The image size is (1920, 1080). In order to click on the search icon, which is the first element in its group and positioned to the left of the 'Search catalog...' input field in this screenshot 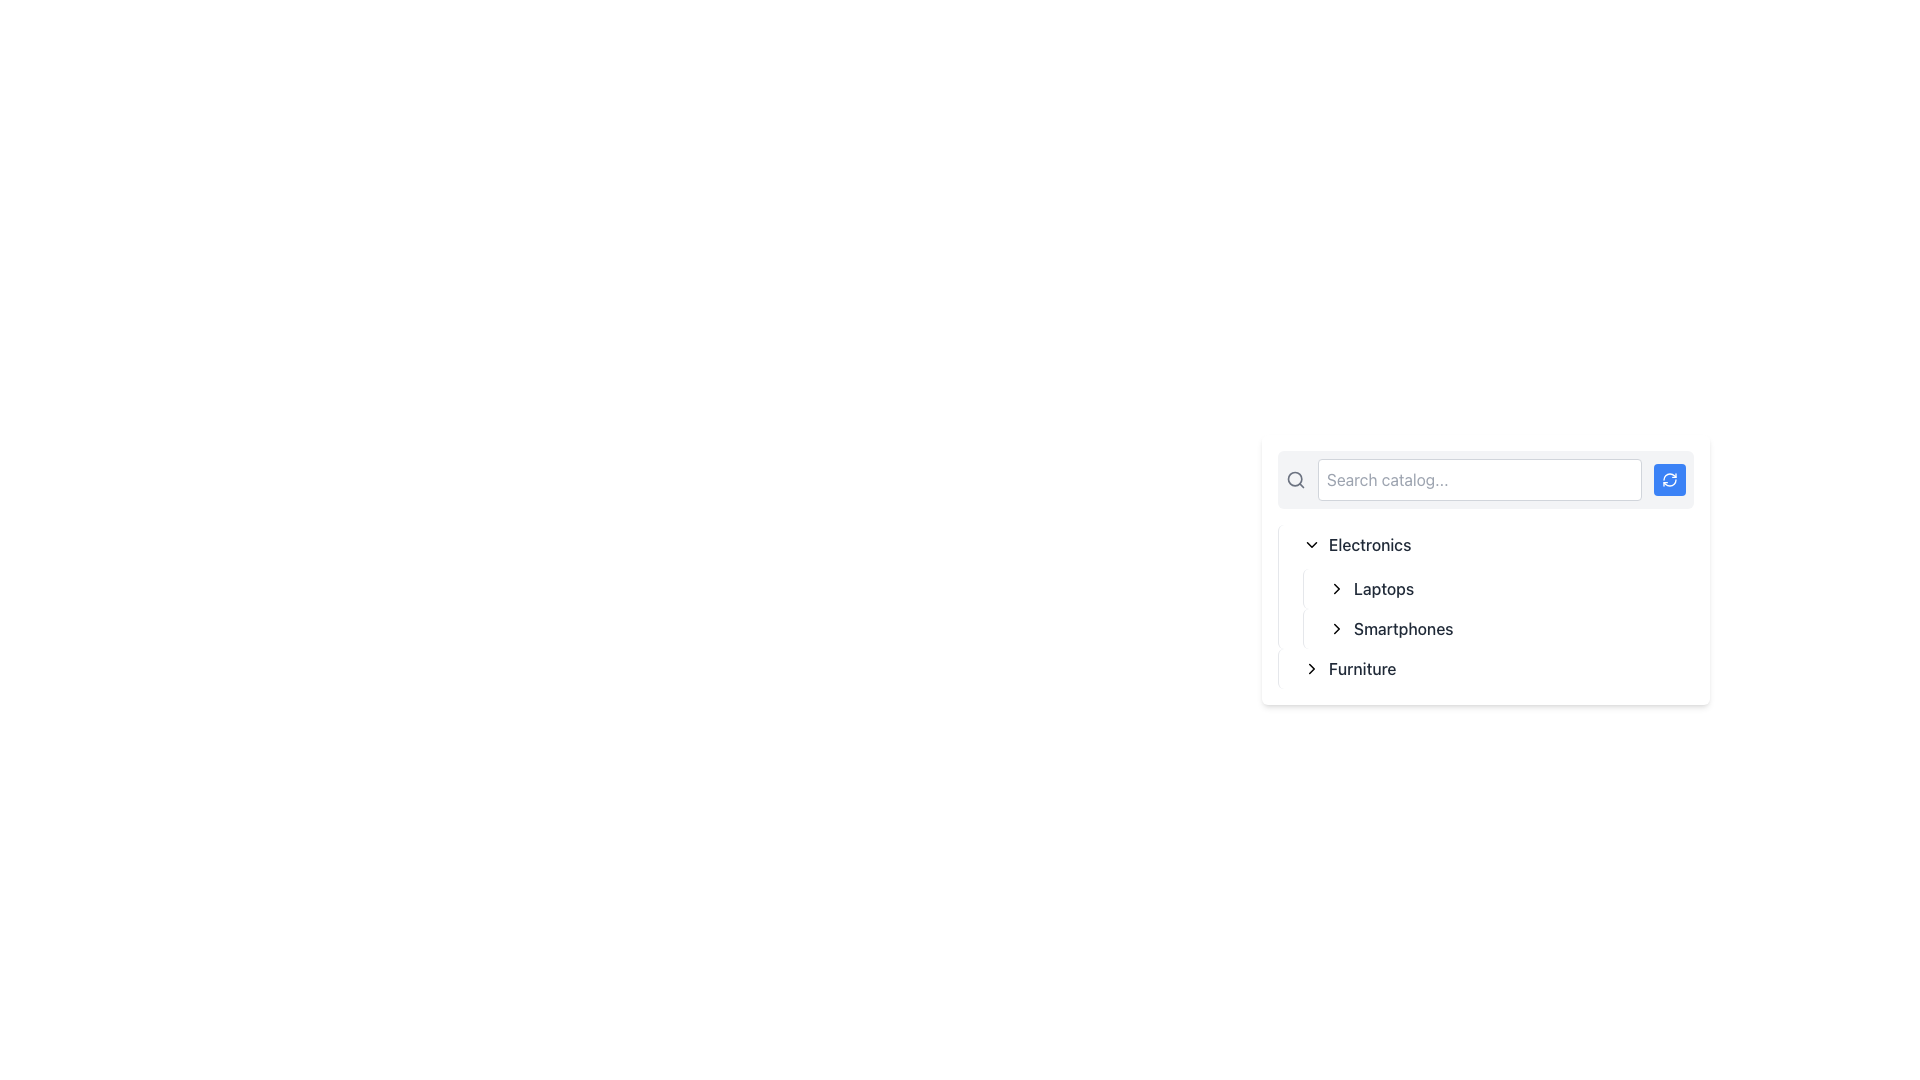, I will do `click(1296, 479)`.